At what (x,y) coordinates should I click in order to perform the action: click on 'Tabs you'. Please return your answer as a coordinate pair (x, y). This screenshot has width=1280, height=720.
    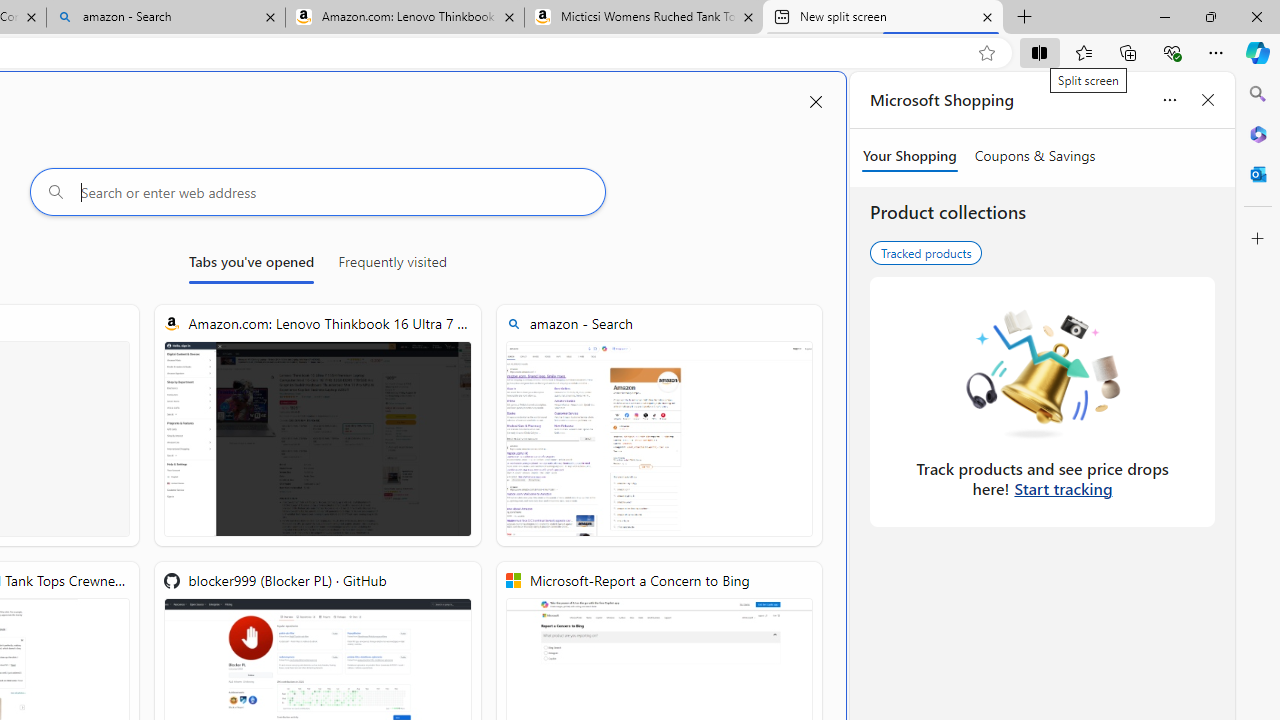
    Looking at the image, I should click on (250, 265).